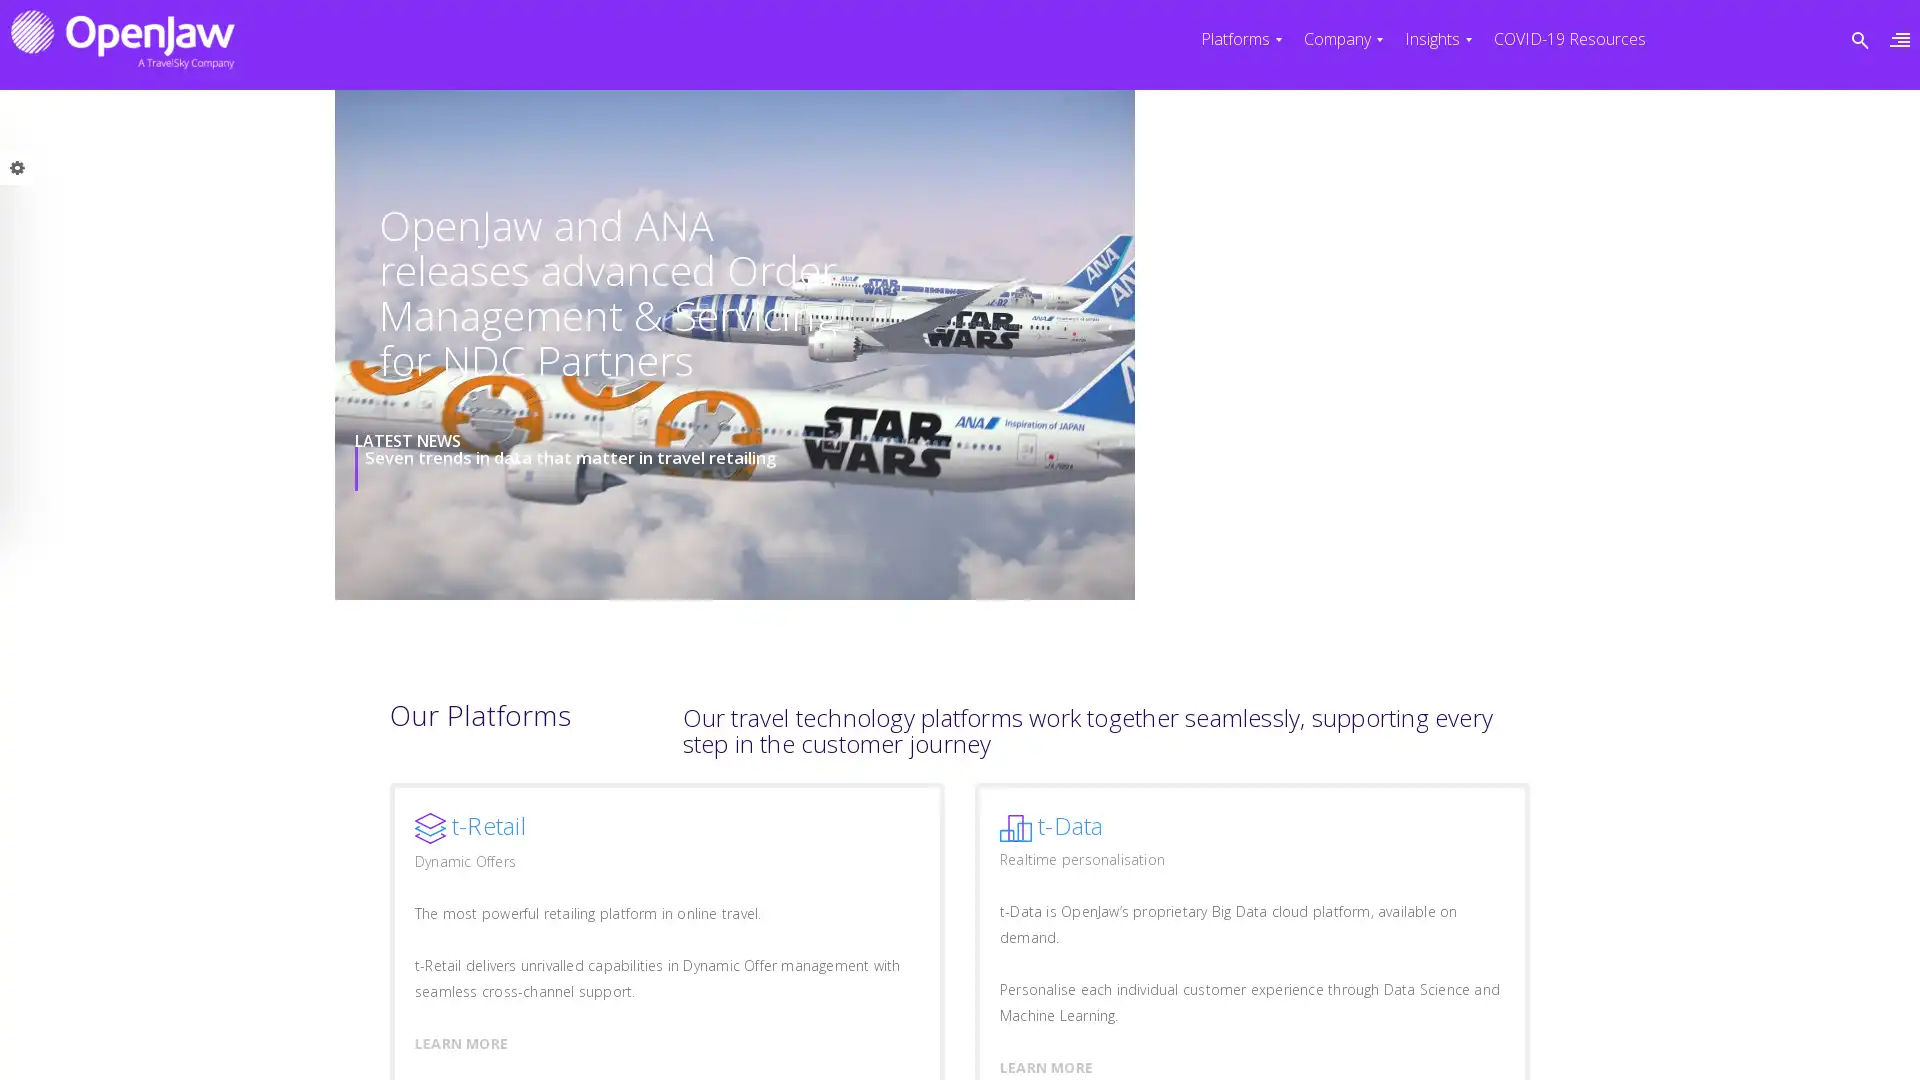 The width and height of the screenshot is (1920, 1080). I want to click on Settings, so click(1362, 1040).